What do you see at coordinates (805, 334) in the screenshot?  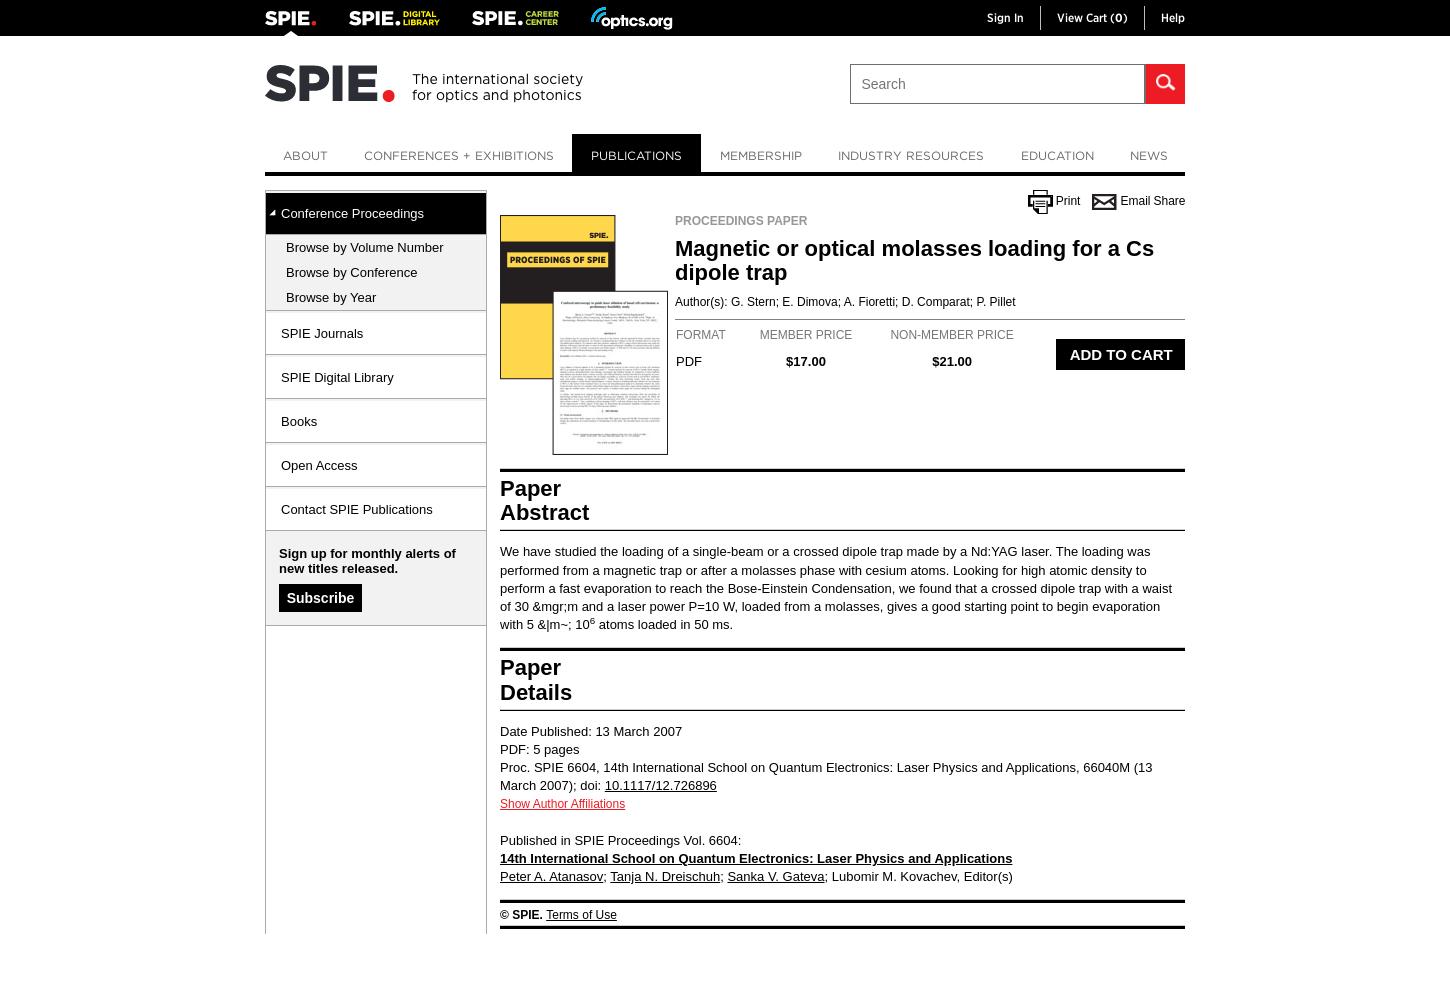 I see `'Member Price'` at bounding box center [805, 334].